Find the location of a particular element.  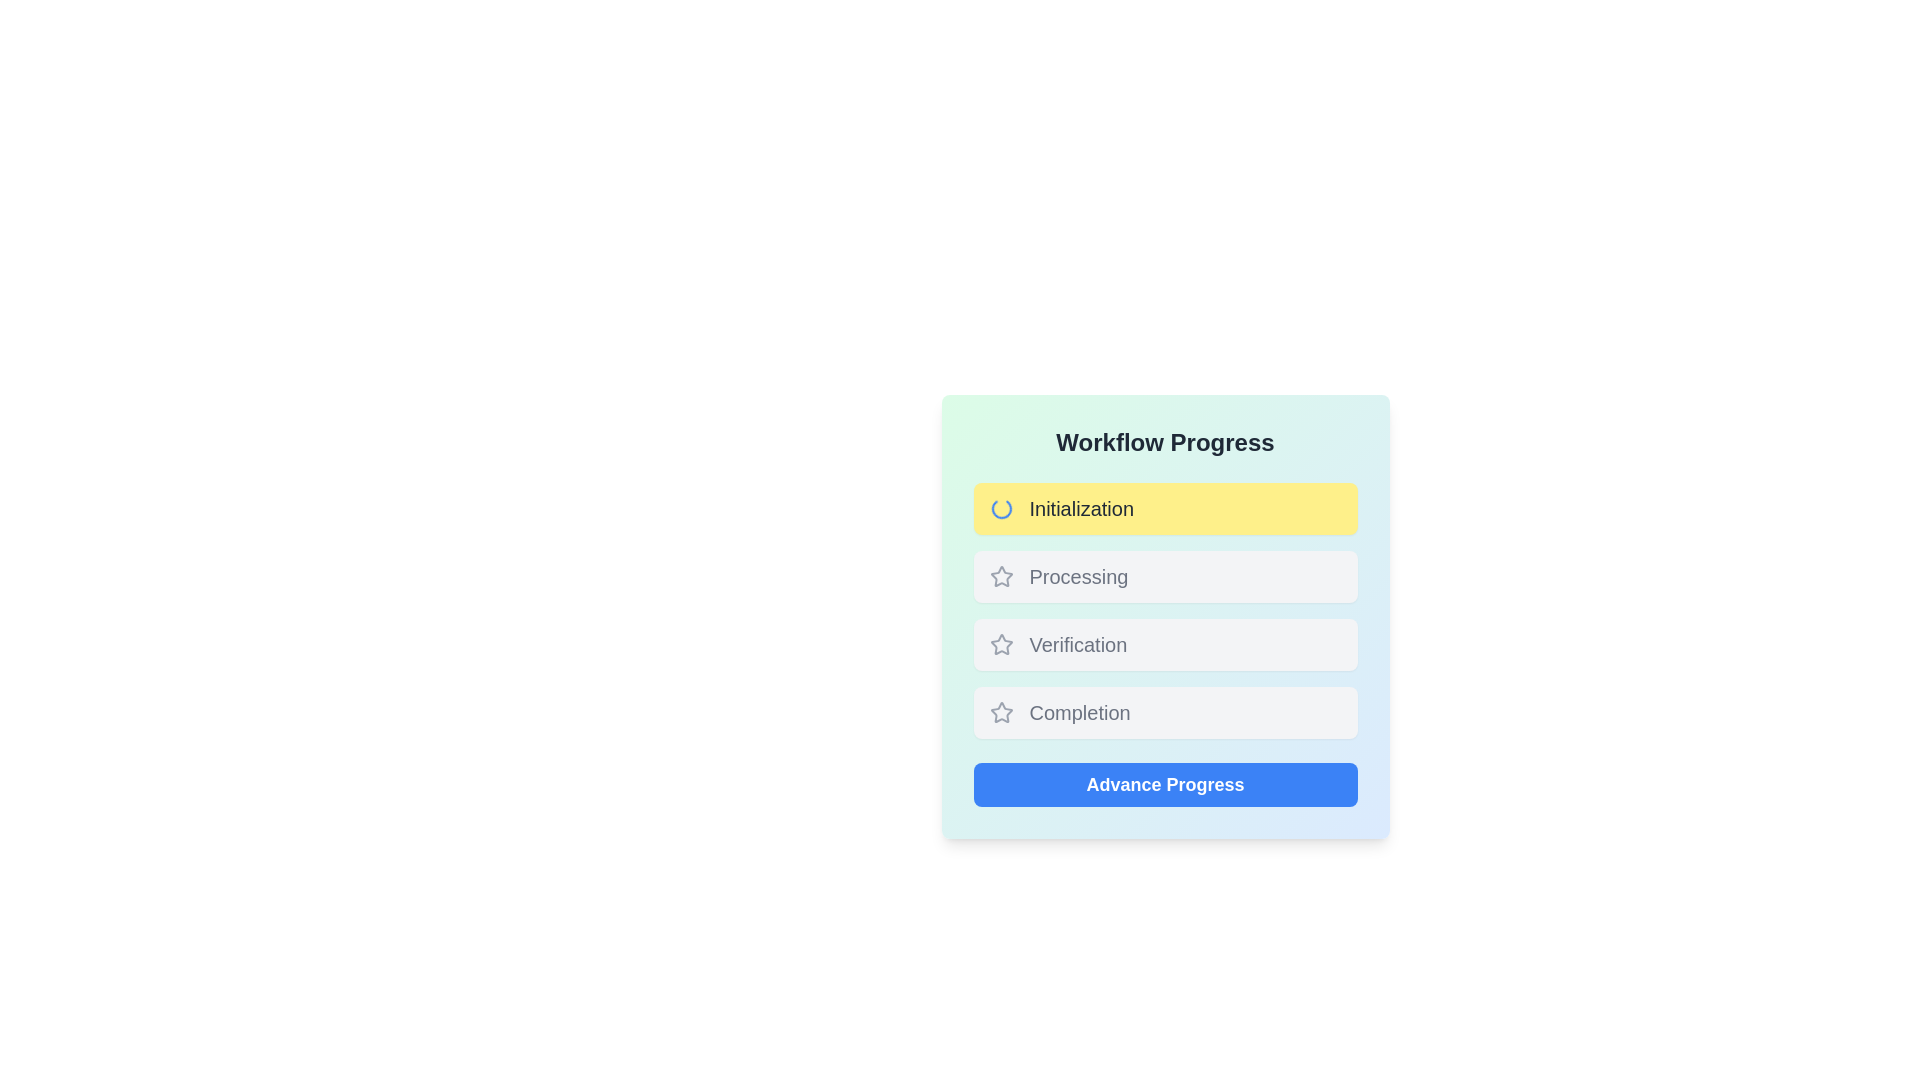

the button located at the bottom of the 'Workflow Progress' panel to advance the workflow to the next stage is located at coordinates (1165, 784).